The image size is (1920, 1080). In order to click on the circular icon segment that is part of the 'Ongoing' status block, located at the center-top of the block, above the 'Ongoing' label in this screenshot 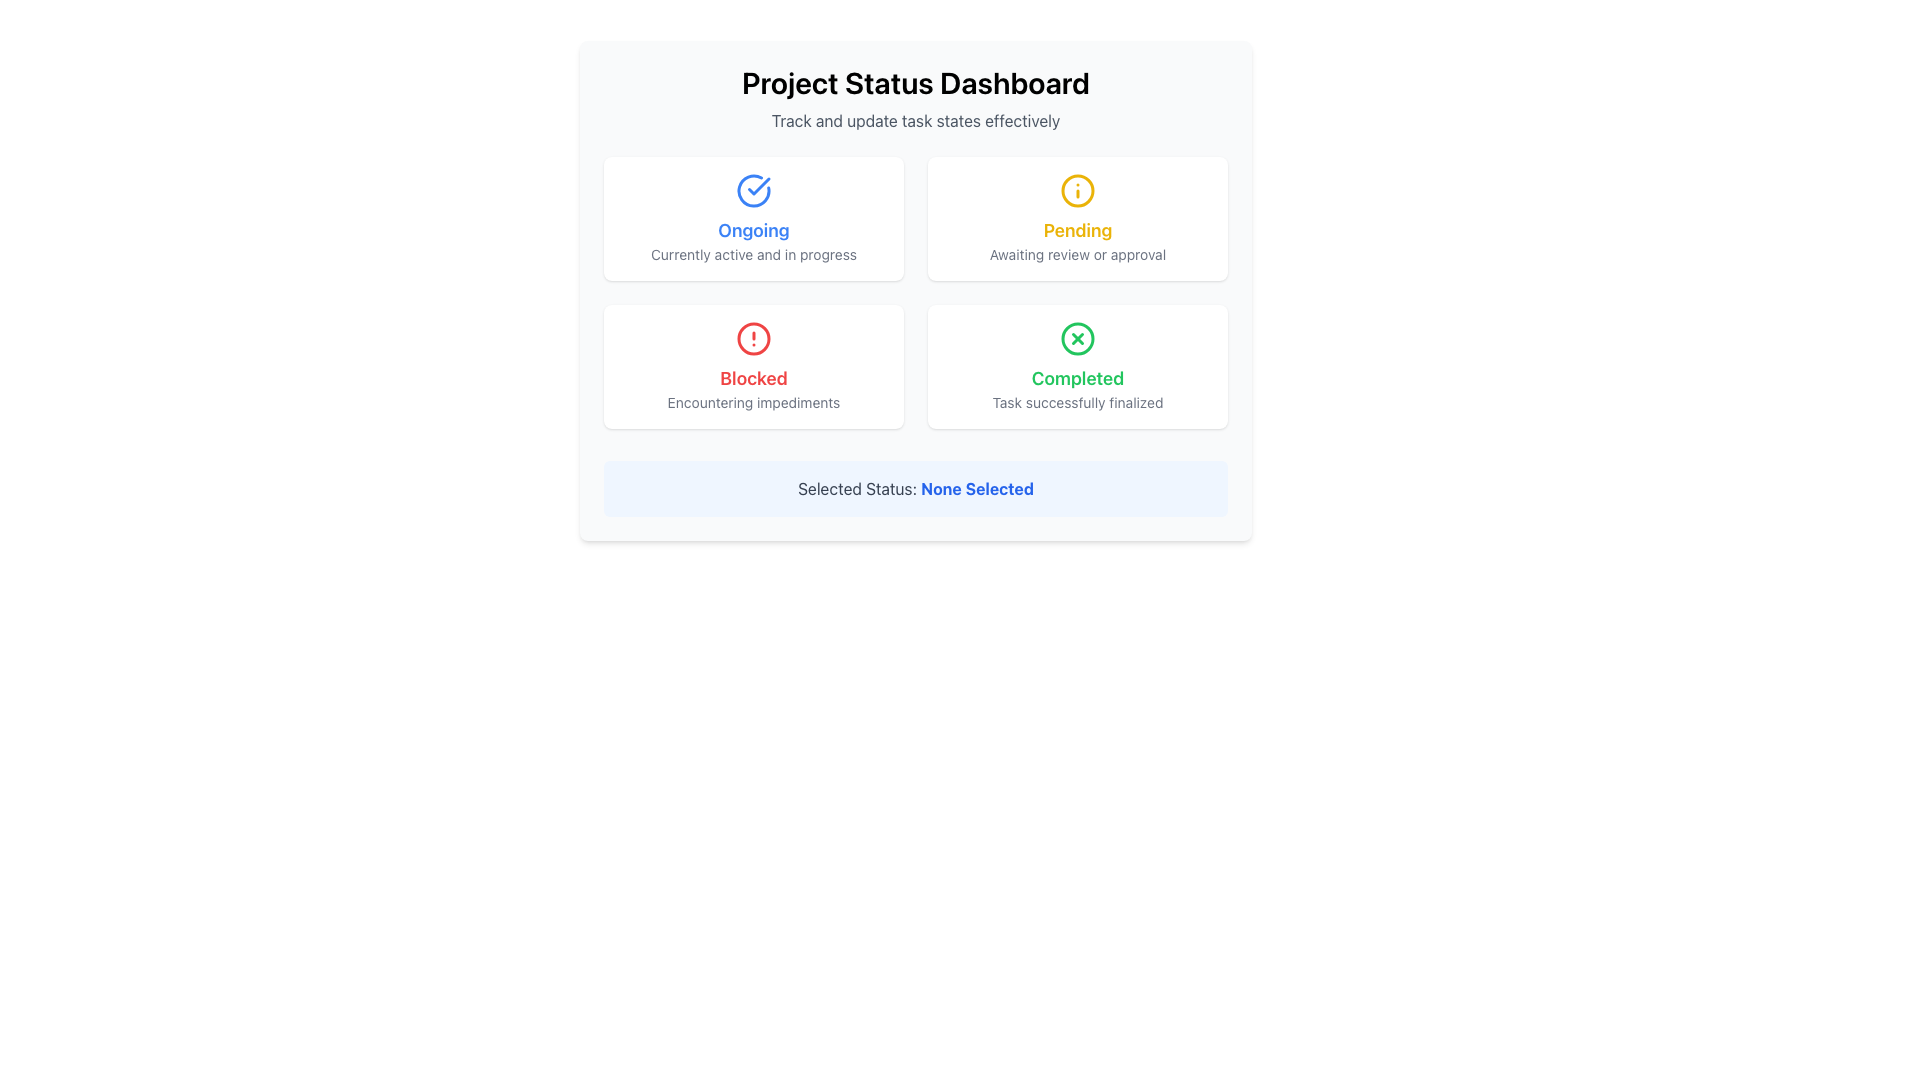, I will do `click(752, 190)`.